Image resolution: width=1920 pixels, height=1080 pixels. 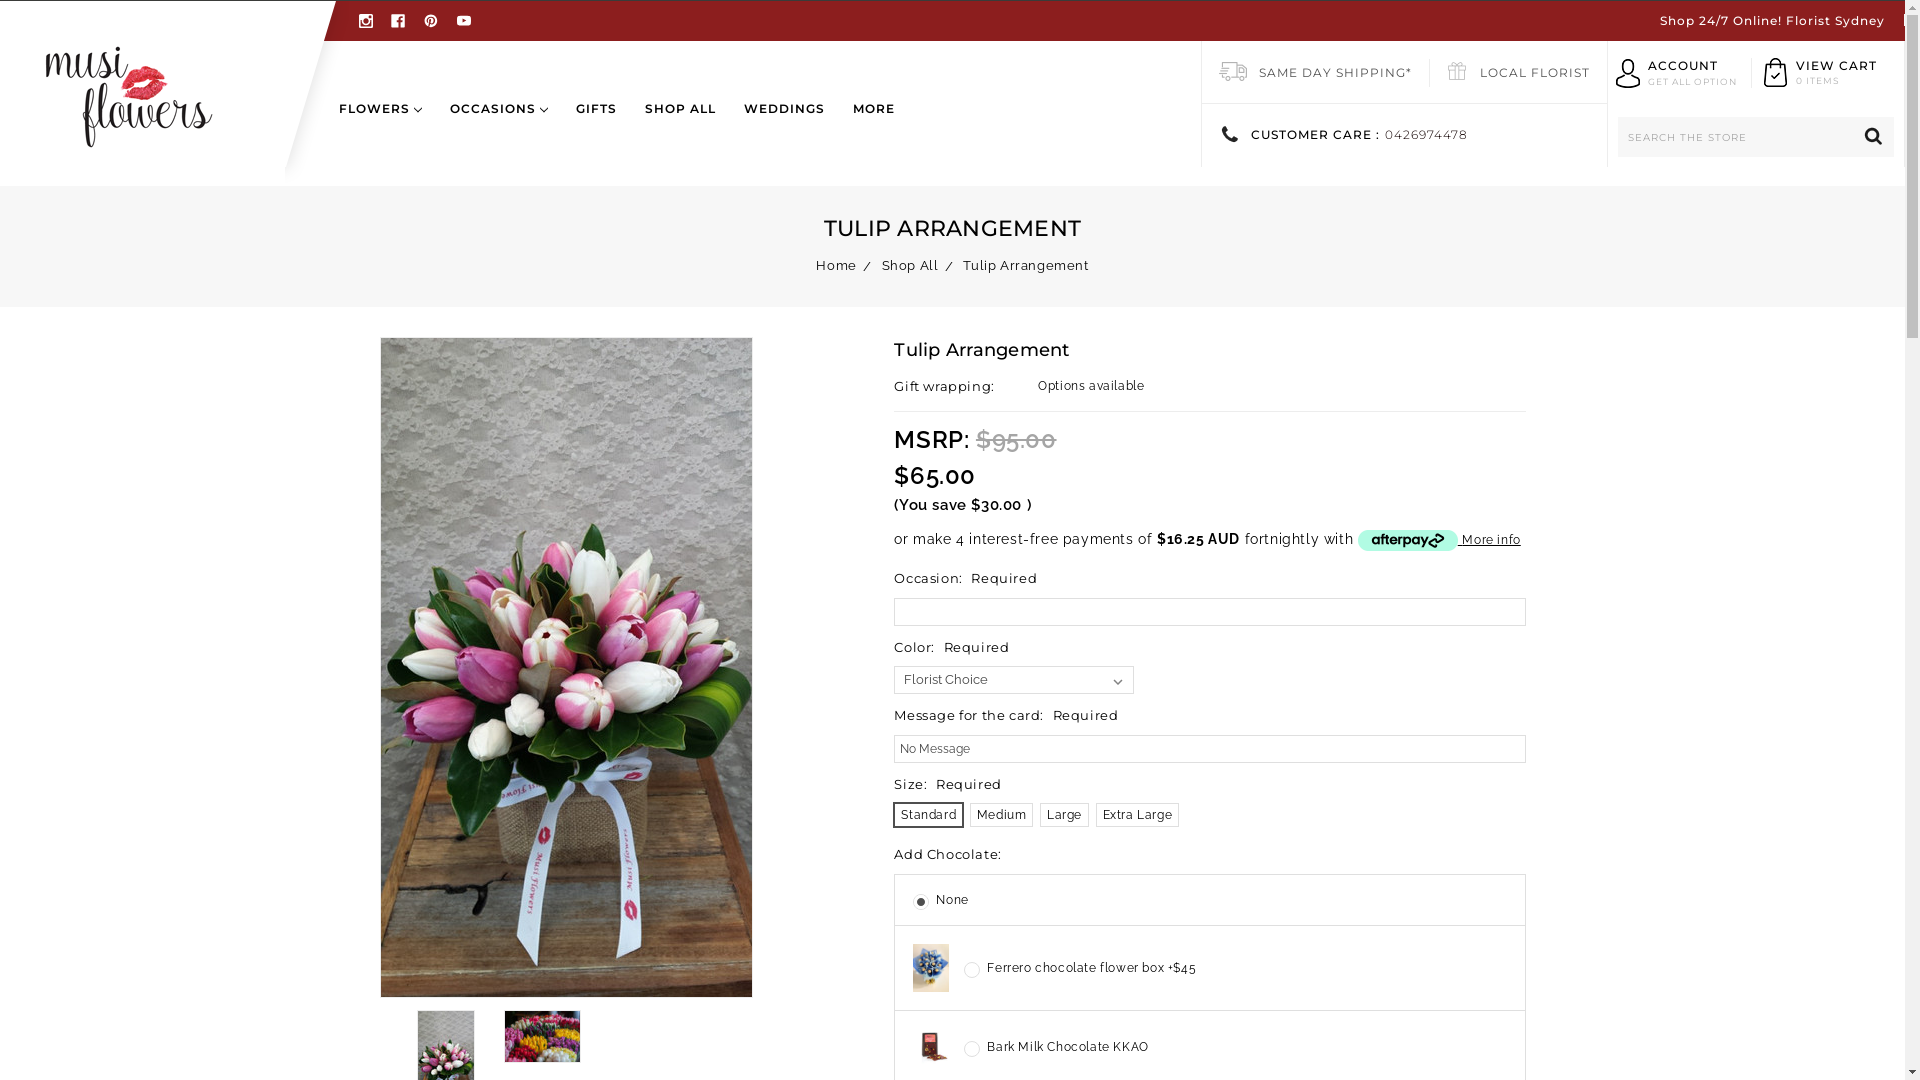 What do you see at coordinates (1025, 264) in the screenshot?
I see `'Tulip Arrangement'` at bounding box center [1025, 264].